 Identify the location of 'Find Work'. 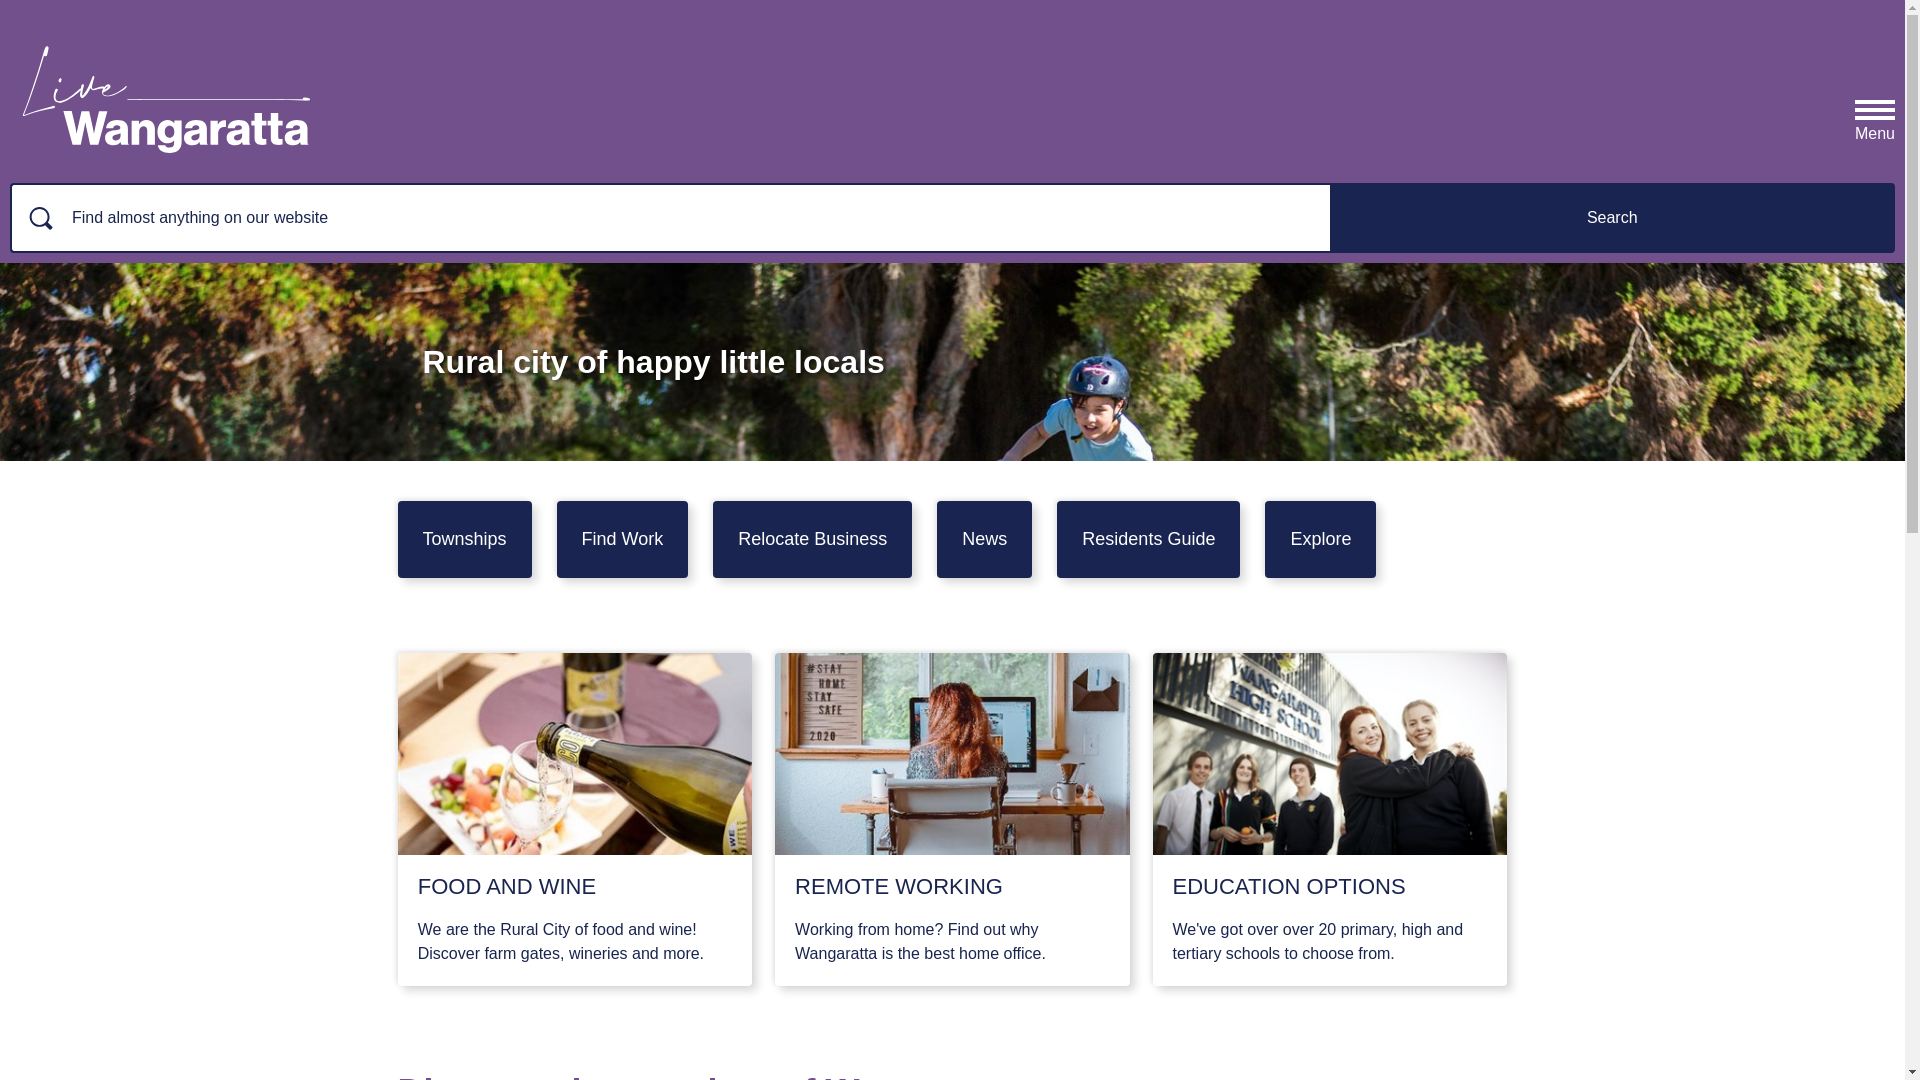
(556, 538).